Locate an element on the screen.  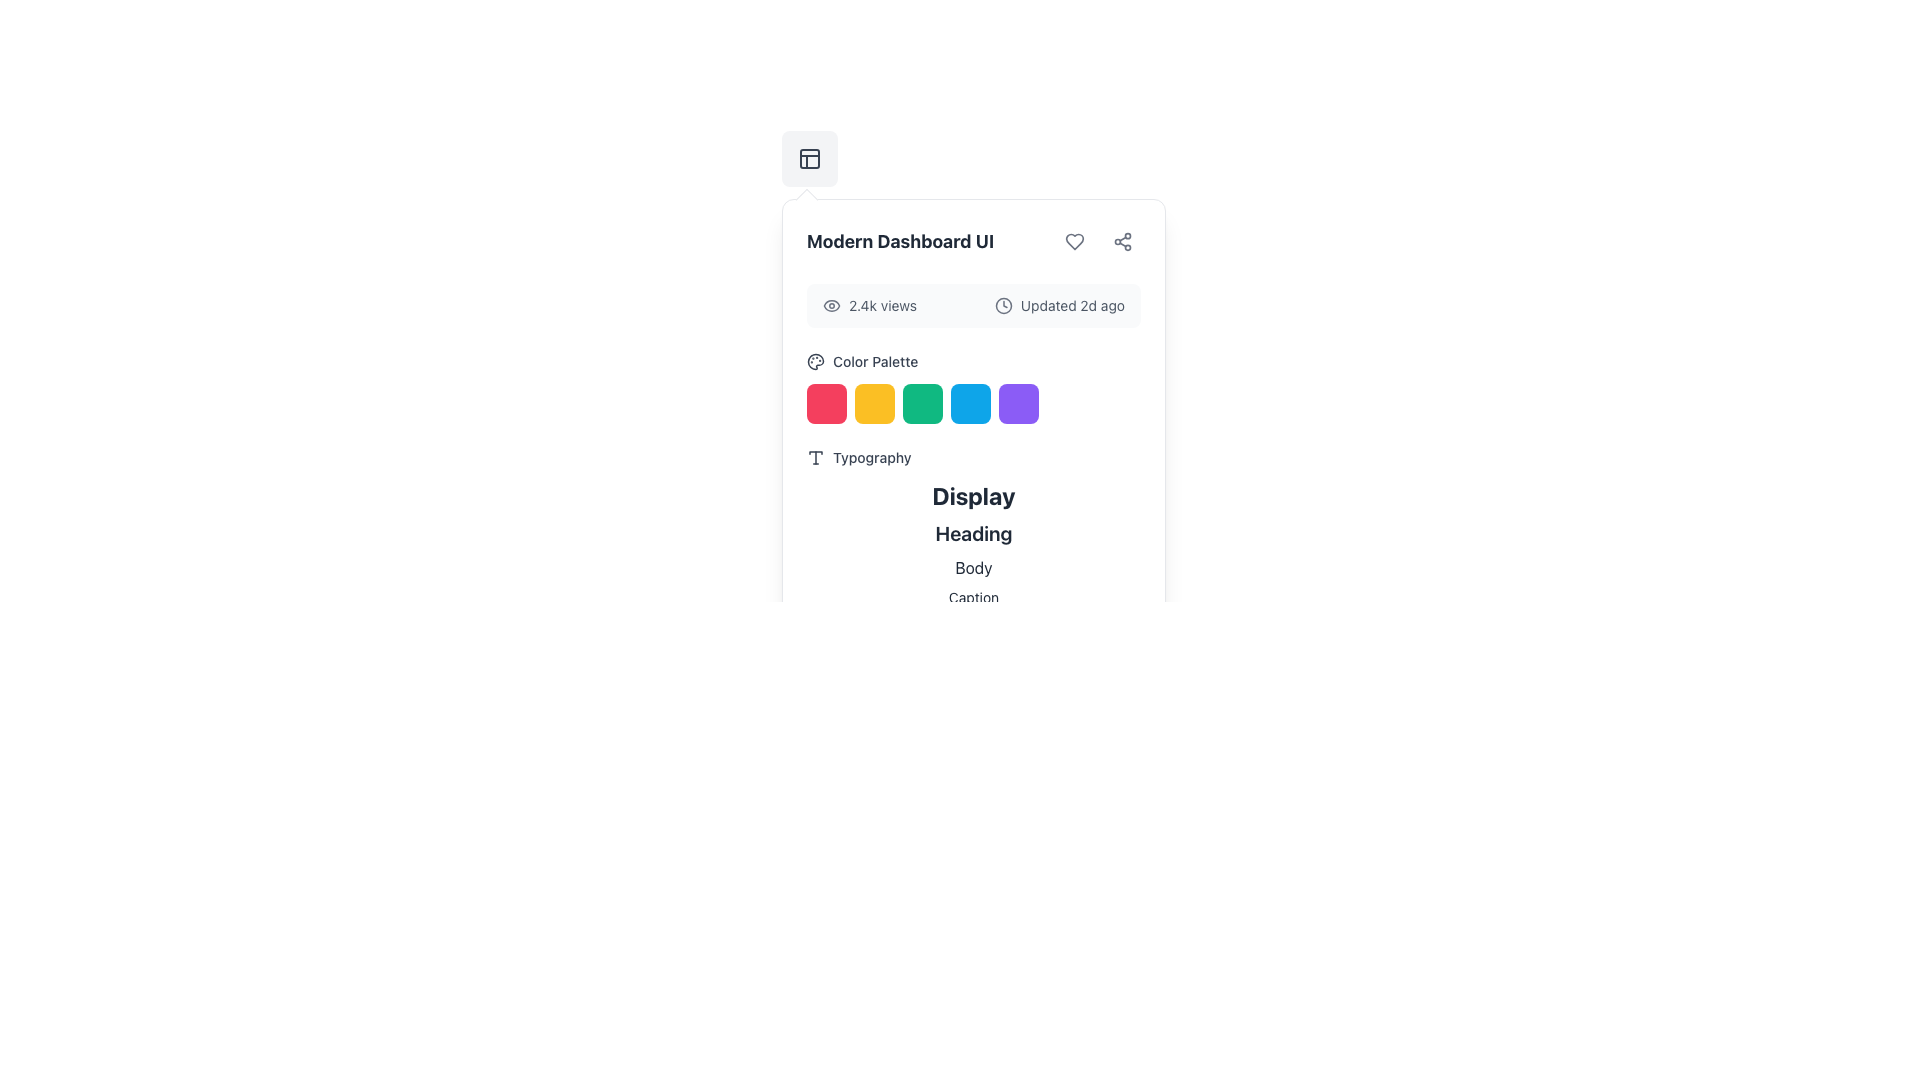
the first icon button in the horizontal row of two similar icon buttons located on the top-right of the card, which serves as a 'favorite' or 'like' button is located at coordinates (1074, 241).